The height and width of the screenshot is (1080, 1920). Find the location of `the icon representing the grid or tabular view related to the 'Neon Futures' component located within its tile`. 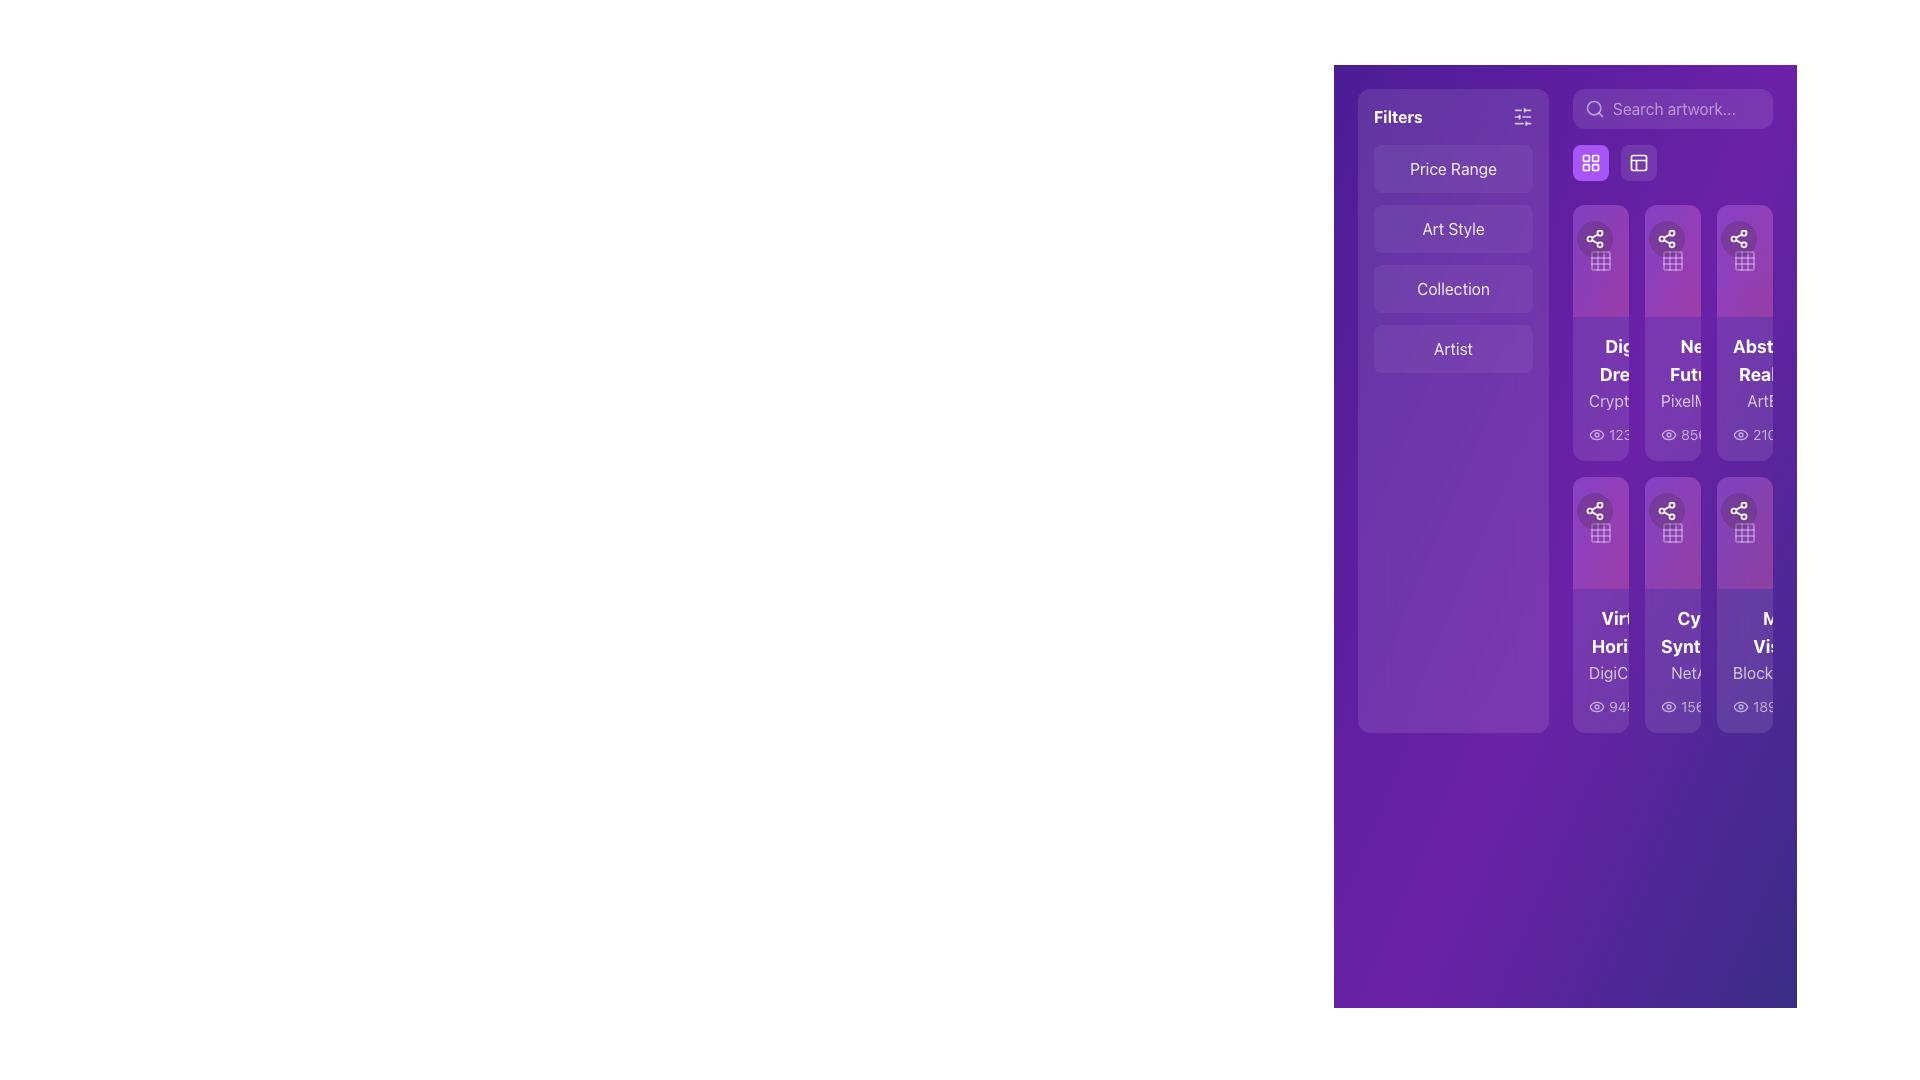

the icon representing the grid or tabular view related to the 'Neon Futures' component located within its tile is located at coordinates (1673, 260).